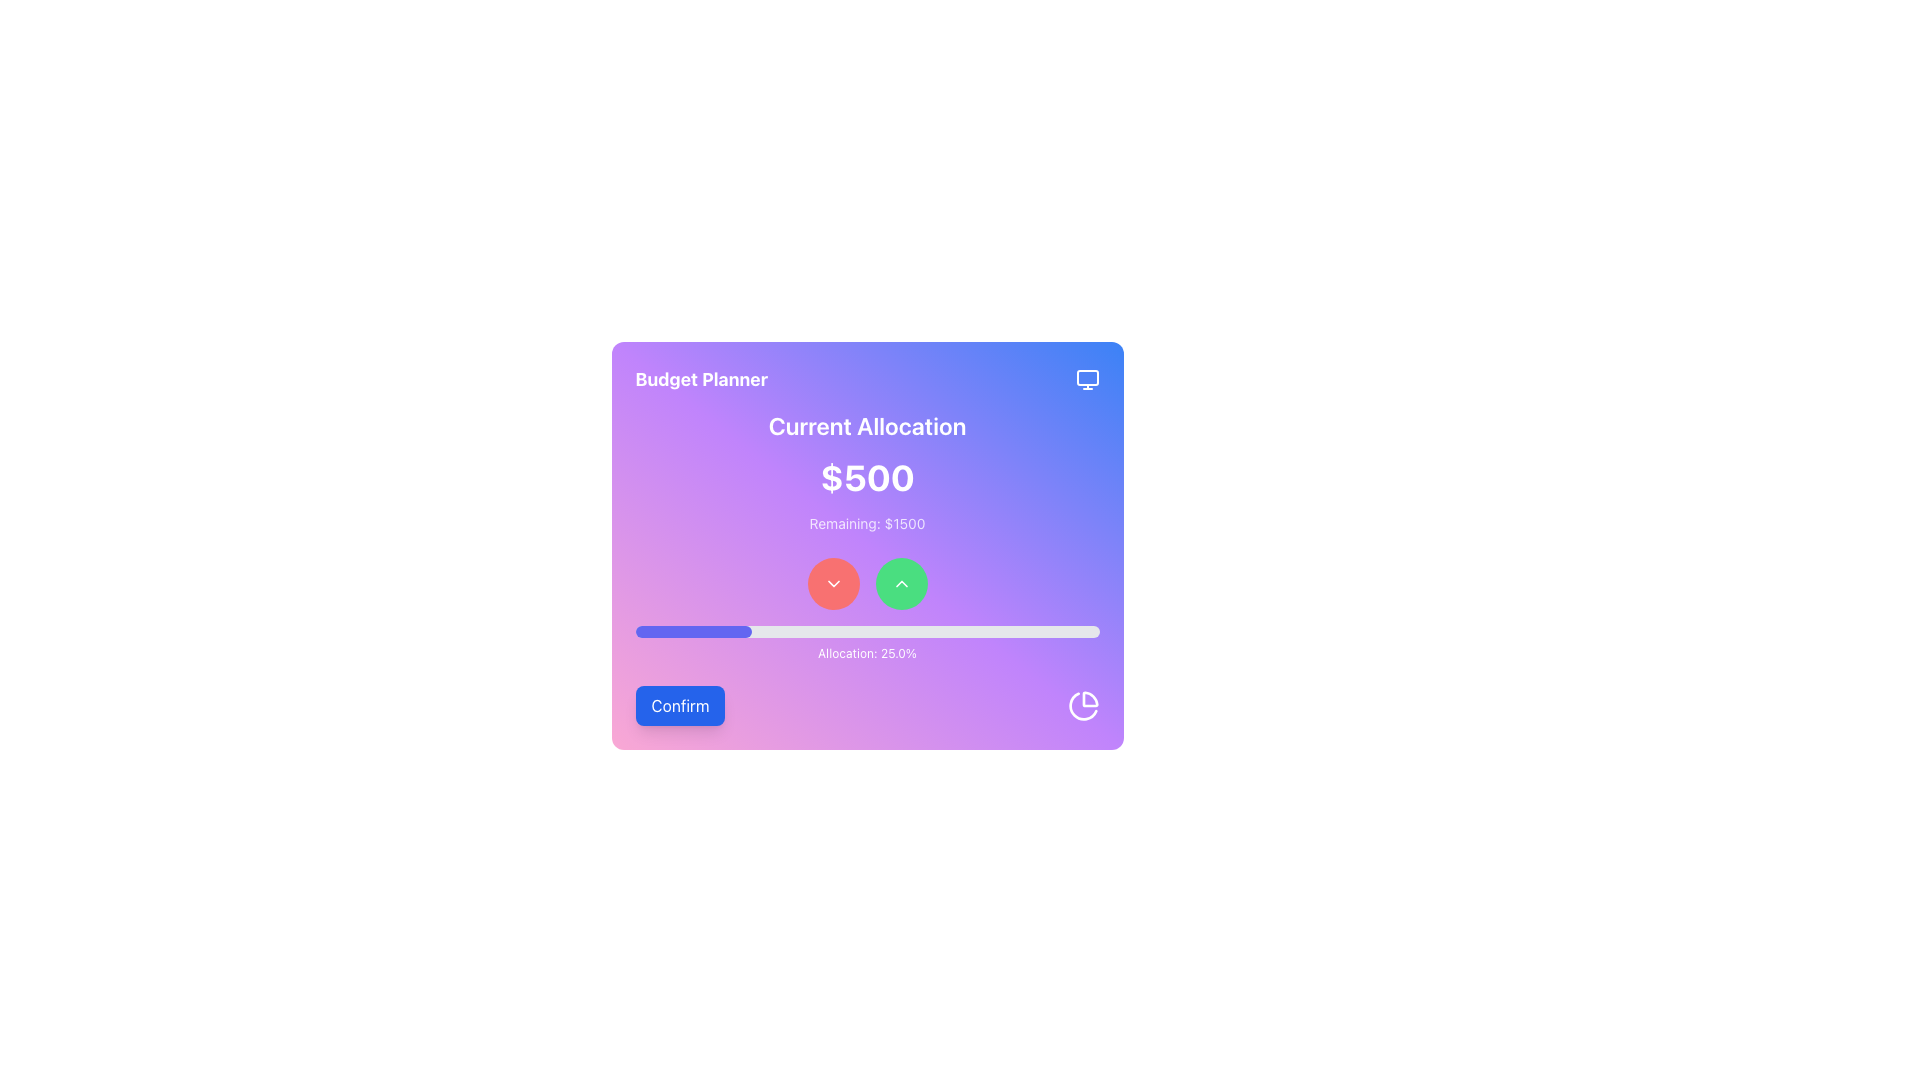 The width and height of the screenshot is (1920, 1080). What do you see at coordinates (693, 632) in the screenshot?
I see `the progress bar that displays the currently allocated budget percentage, located below the circular increment and decrement buttons in the center of the interface` at bounding box center [693, 632].